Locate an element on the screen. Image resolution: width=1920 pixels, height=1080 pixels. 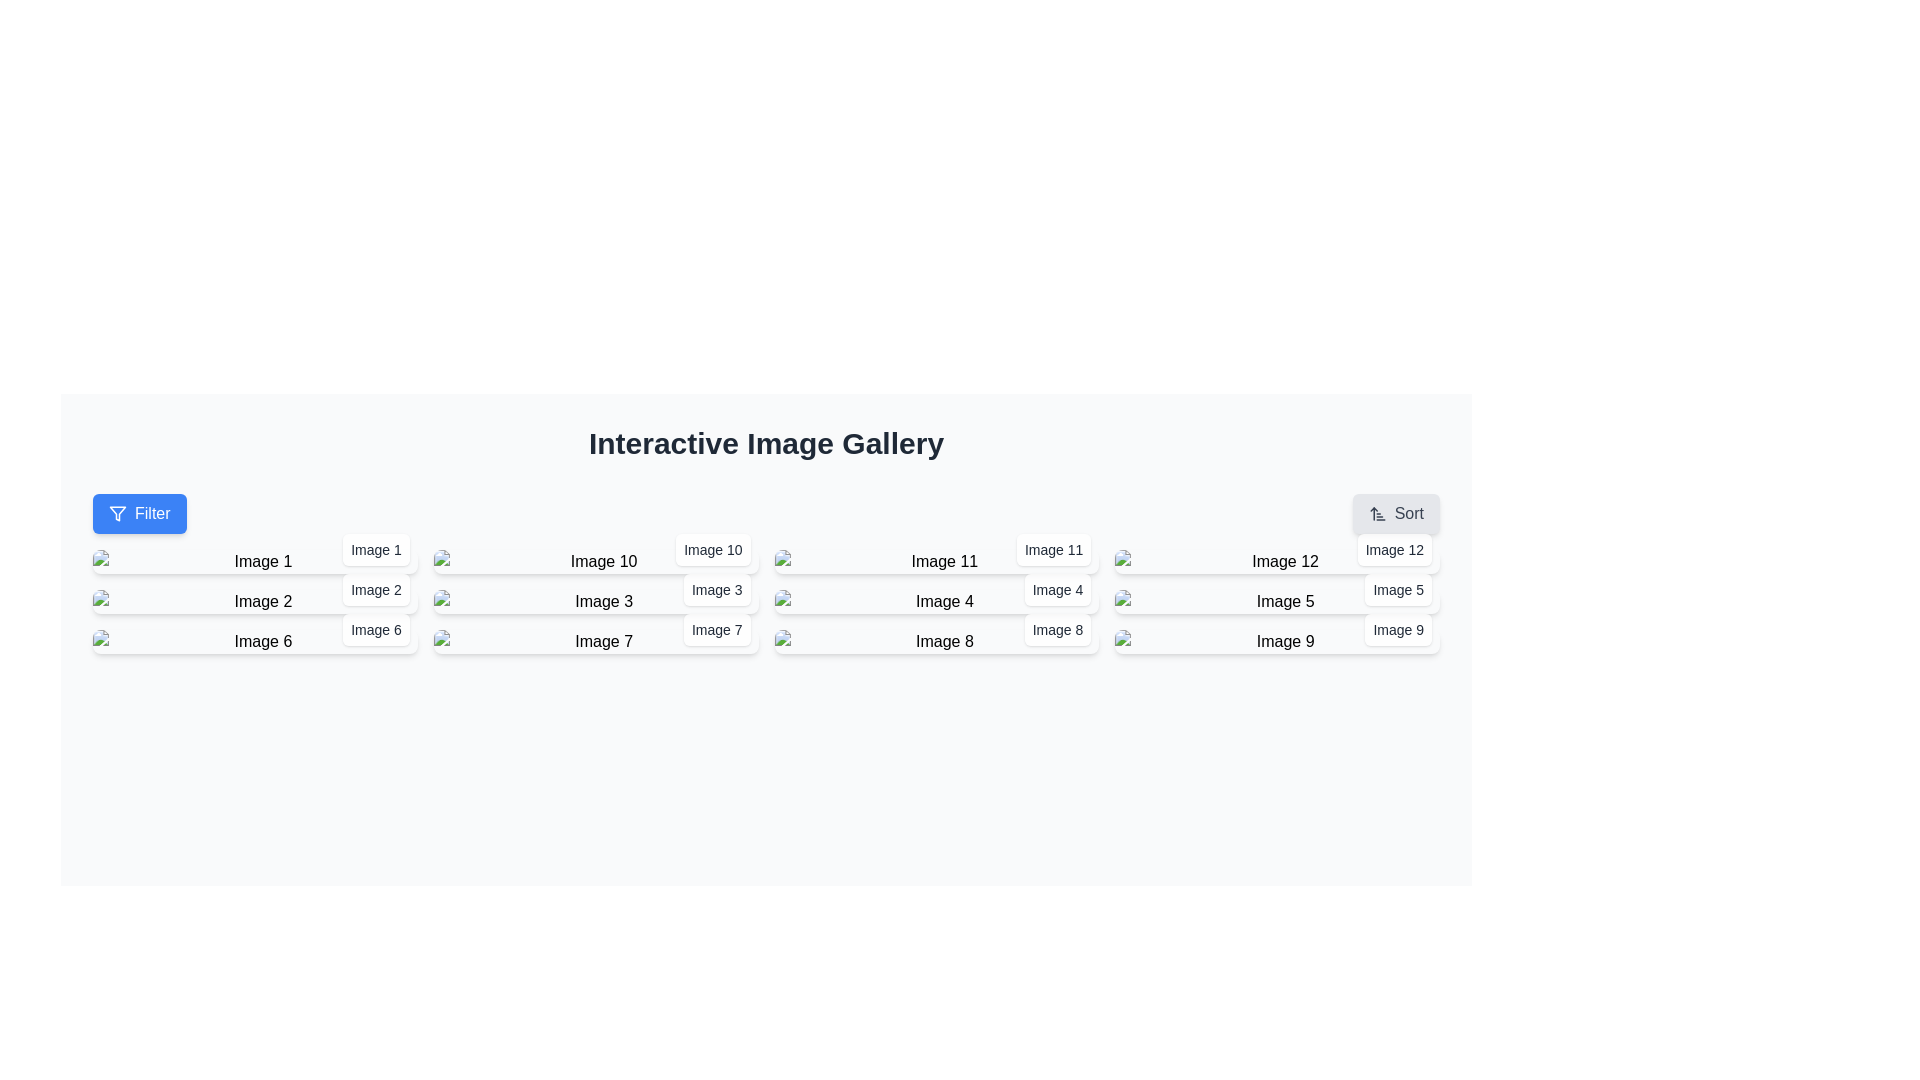
the image associated with the text label 'Image 8', which is a small, white, semi-transparent rectangular label located in the bottom-right corner of the image thumbnail is located at coordinates (1056, 628).